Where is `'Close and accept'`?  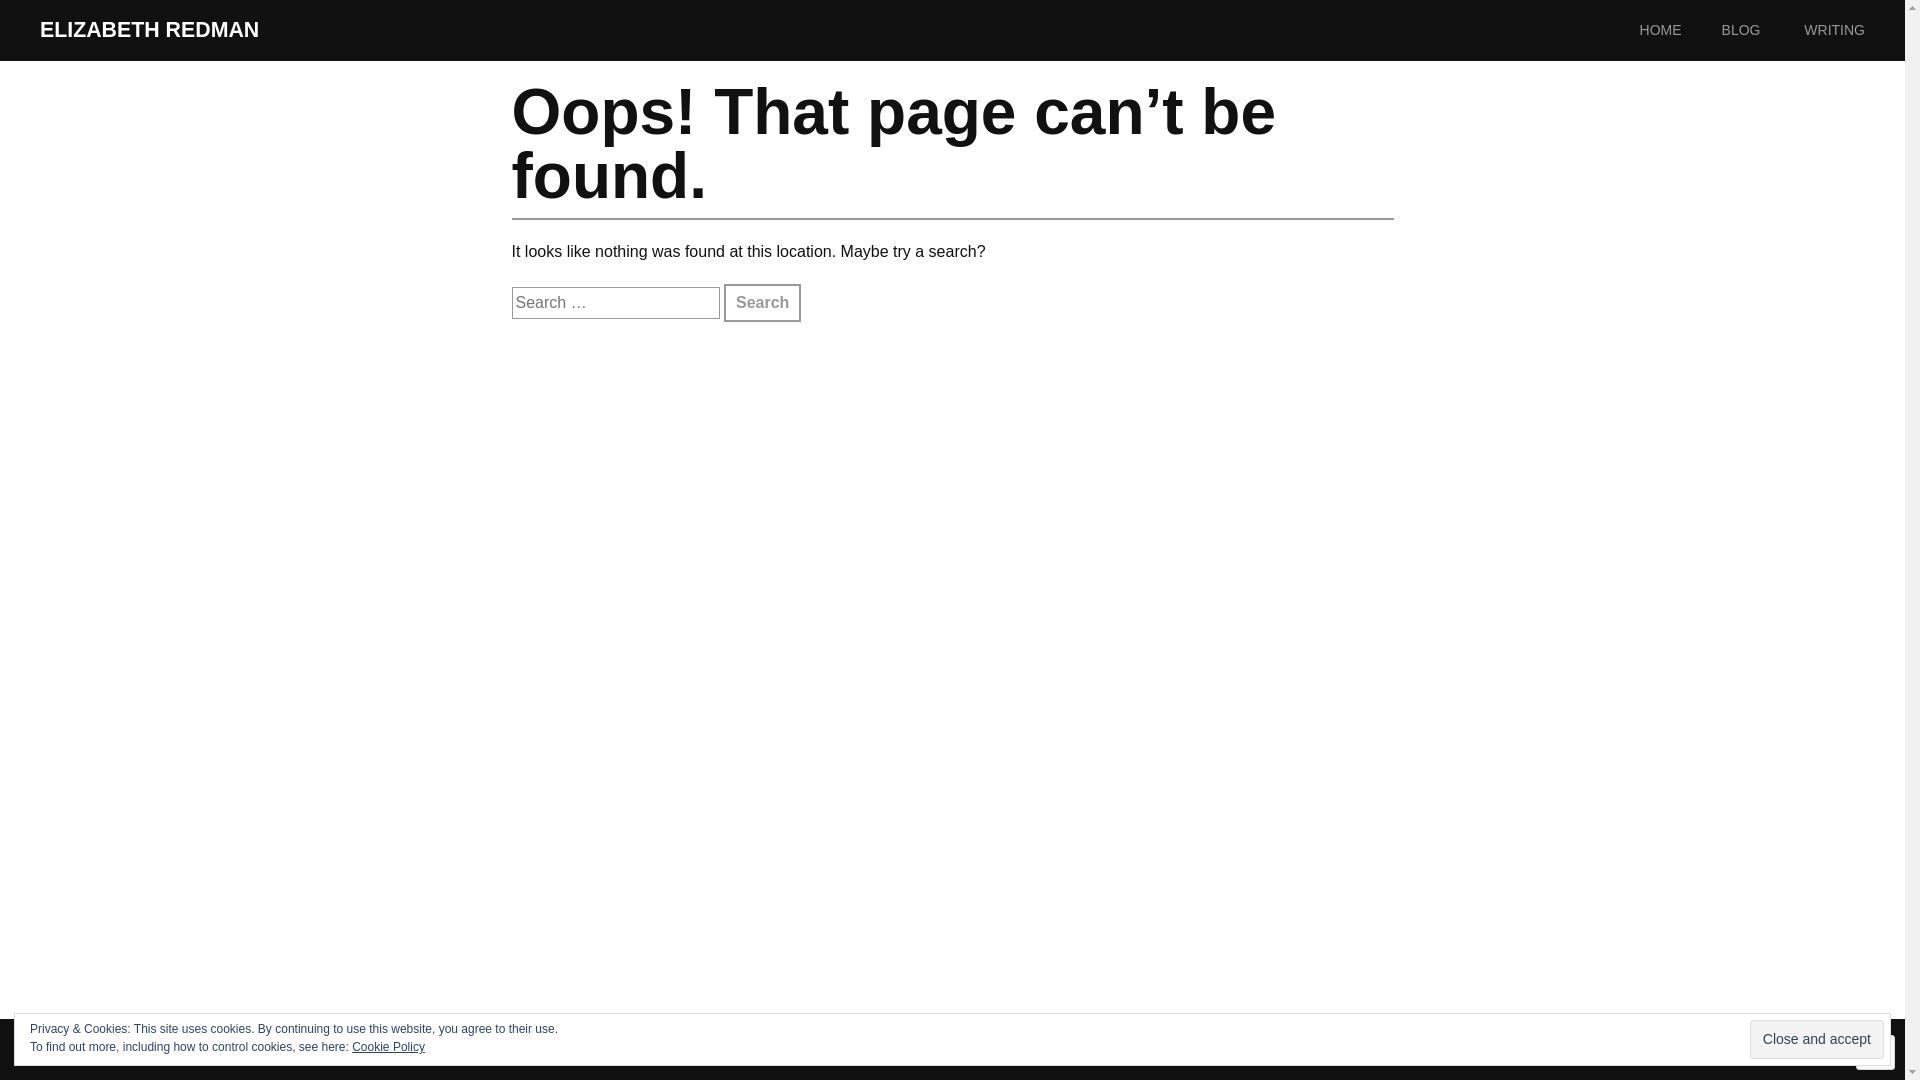 'Close and accept' is located at coordinates (1817, 1038).